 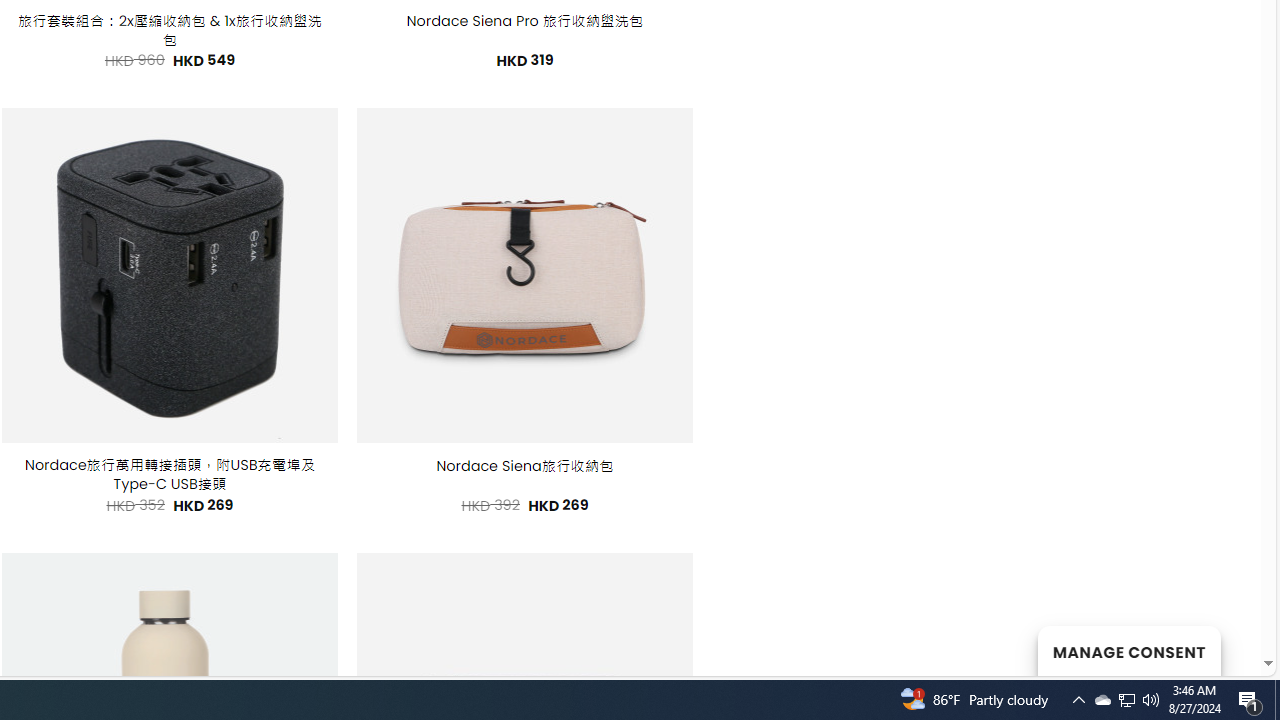 What do you see at coordinates (1128, 650) in the screenshot?
I see `'MANAGE CONSENT'` at bounding box center [1128, 650].